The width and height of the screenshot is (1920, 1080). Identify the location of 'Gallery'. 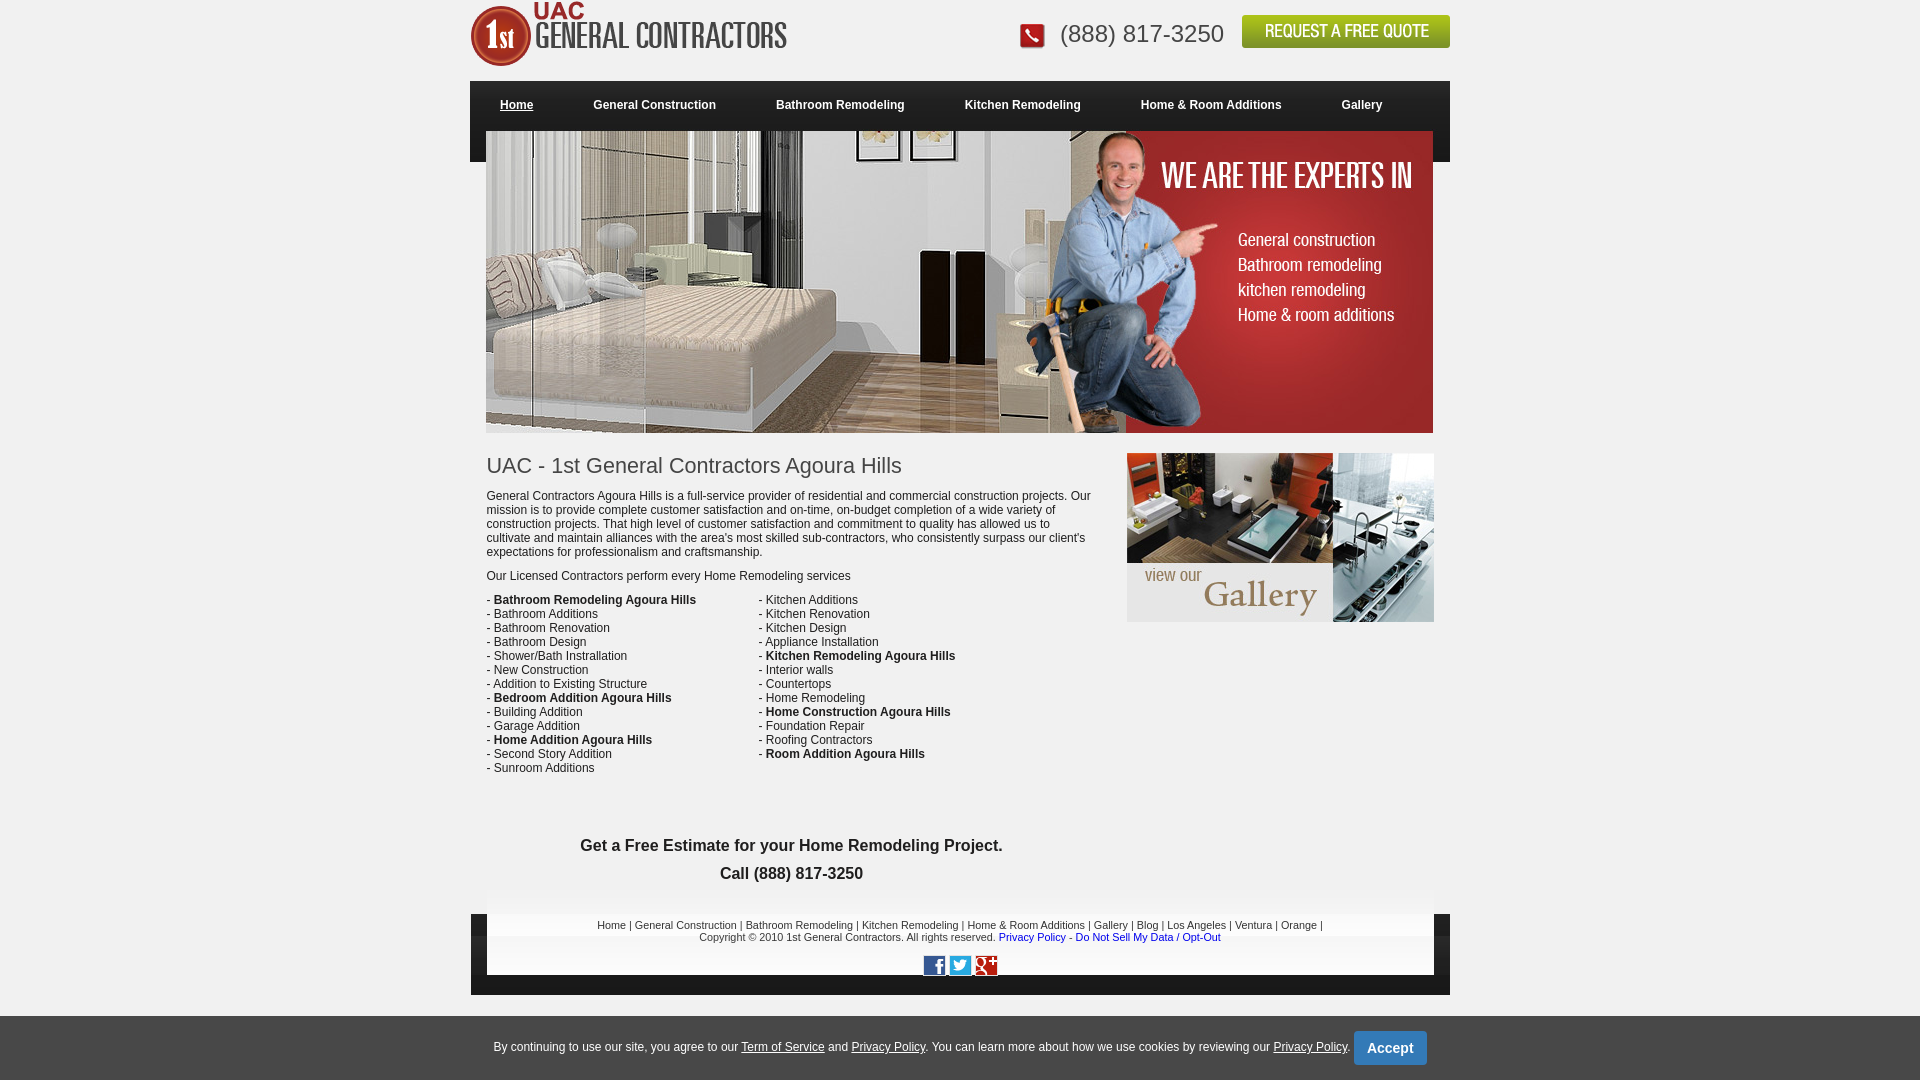
(1361, 104).